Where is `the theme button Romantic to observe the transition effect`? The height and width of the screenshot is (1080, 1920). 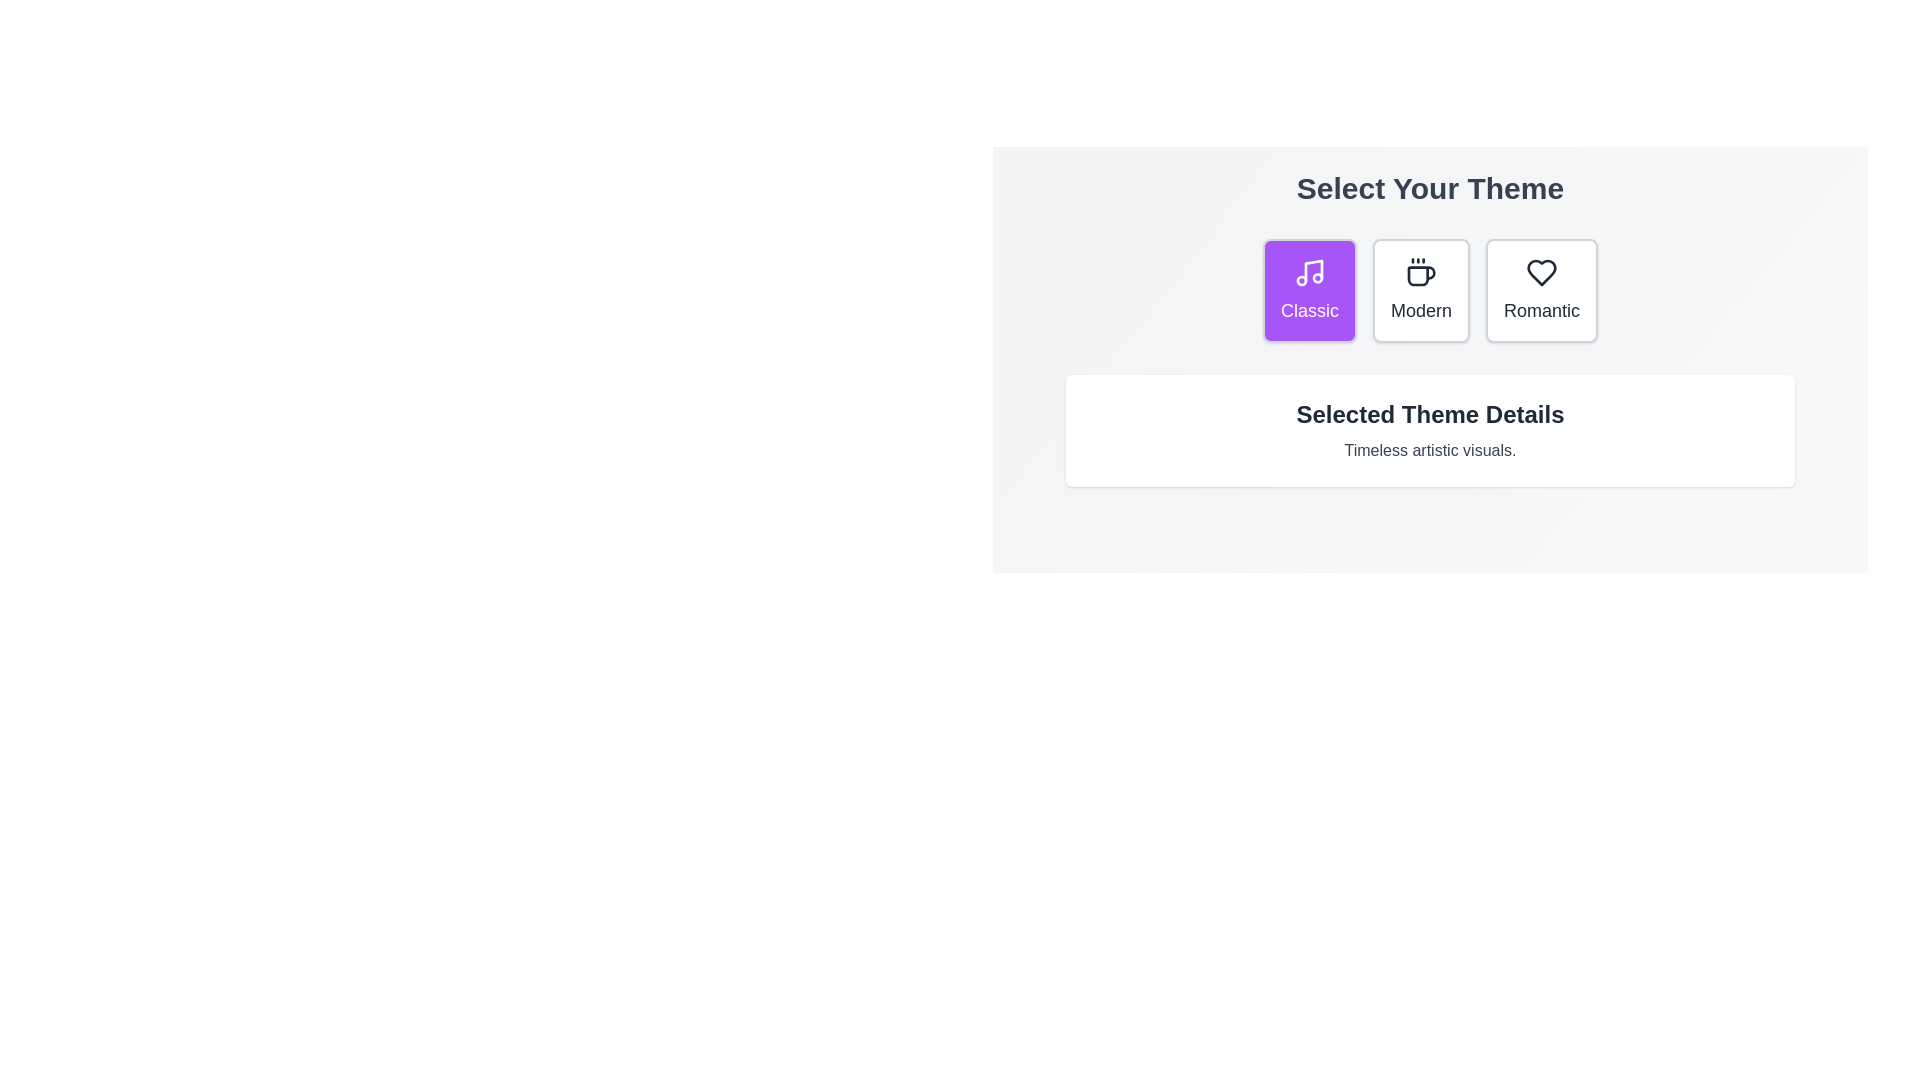
the theme button Romantic to observe the transition effect is located at coordinates (1540, 290).